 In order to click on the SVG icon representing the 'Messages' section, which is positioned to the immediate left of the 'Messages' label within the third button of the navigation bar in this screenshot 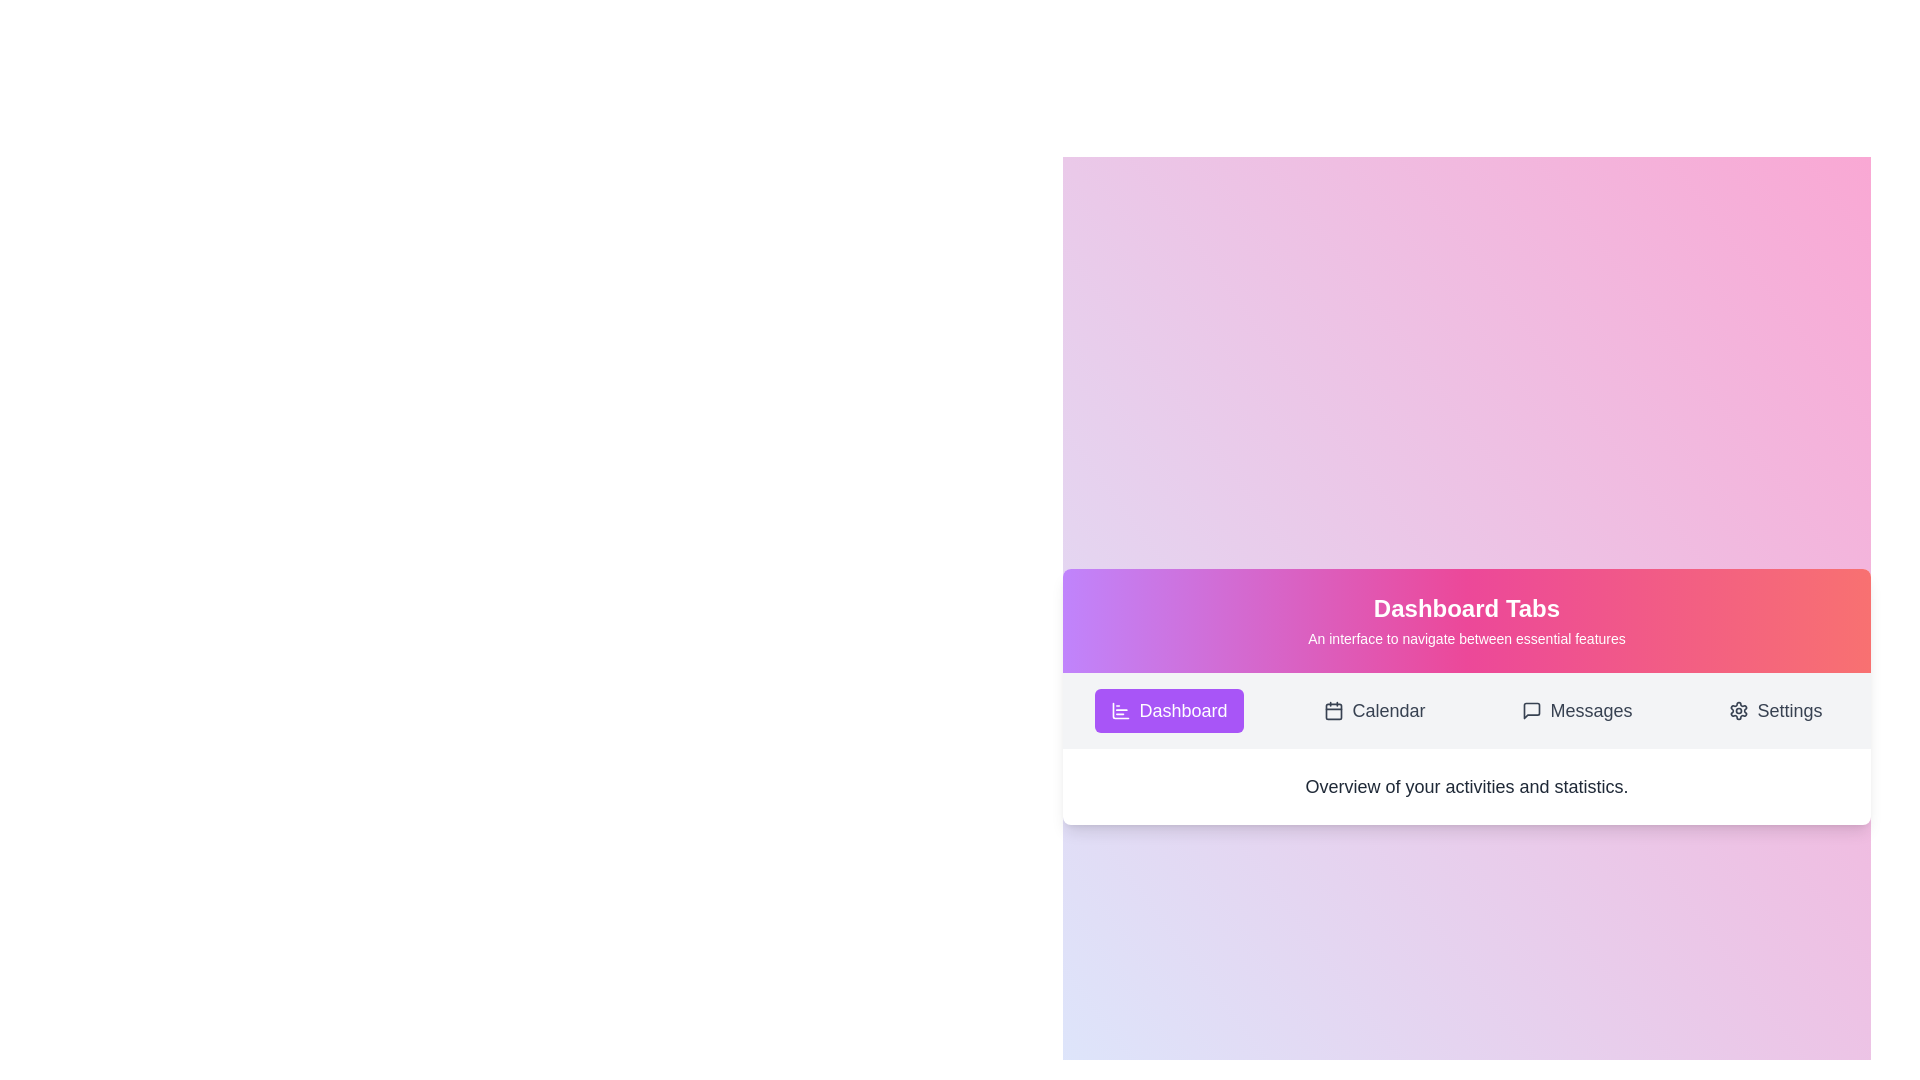, I will do `click(1531, 709)`.